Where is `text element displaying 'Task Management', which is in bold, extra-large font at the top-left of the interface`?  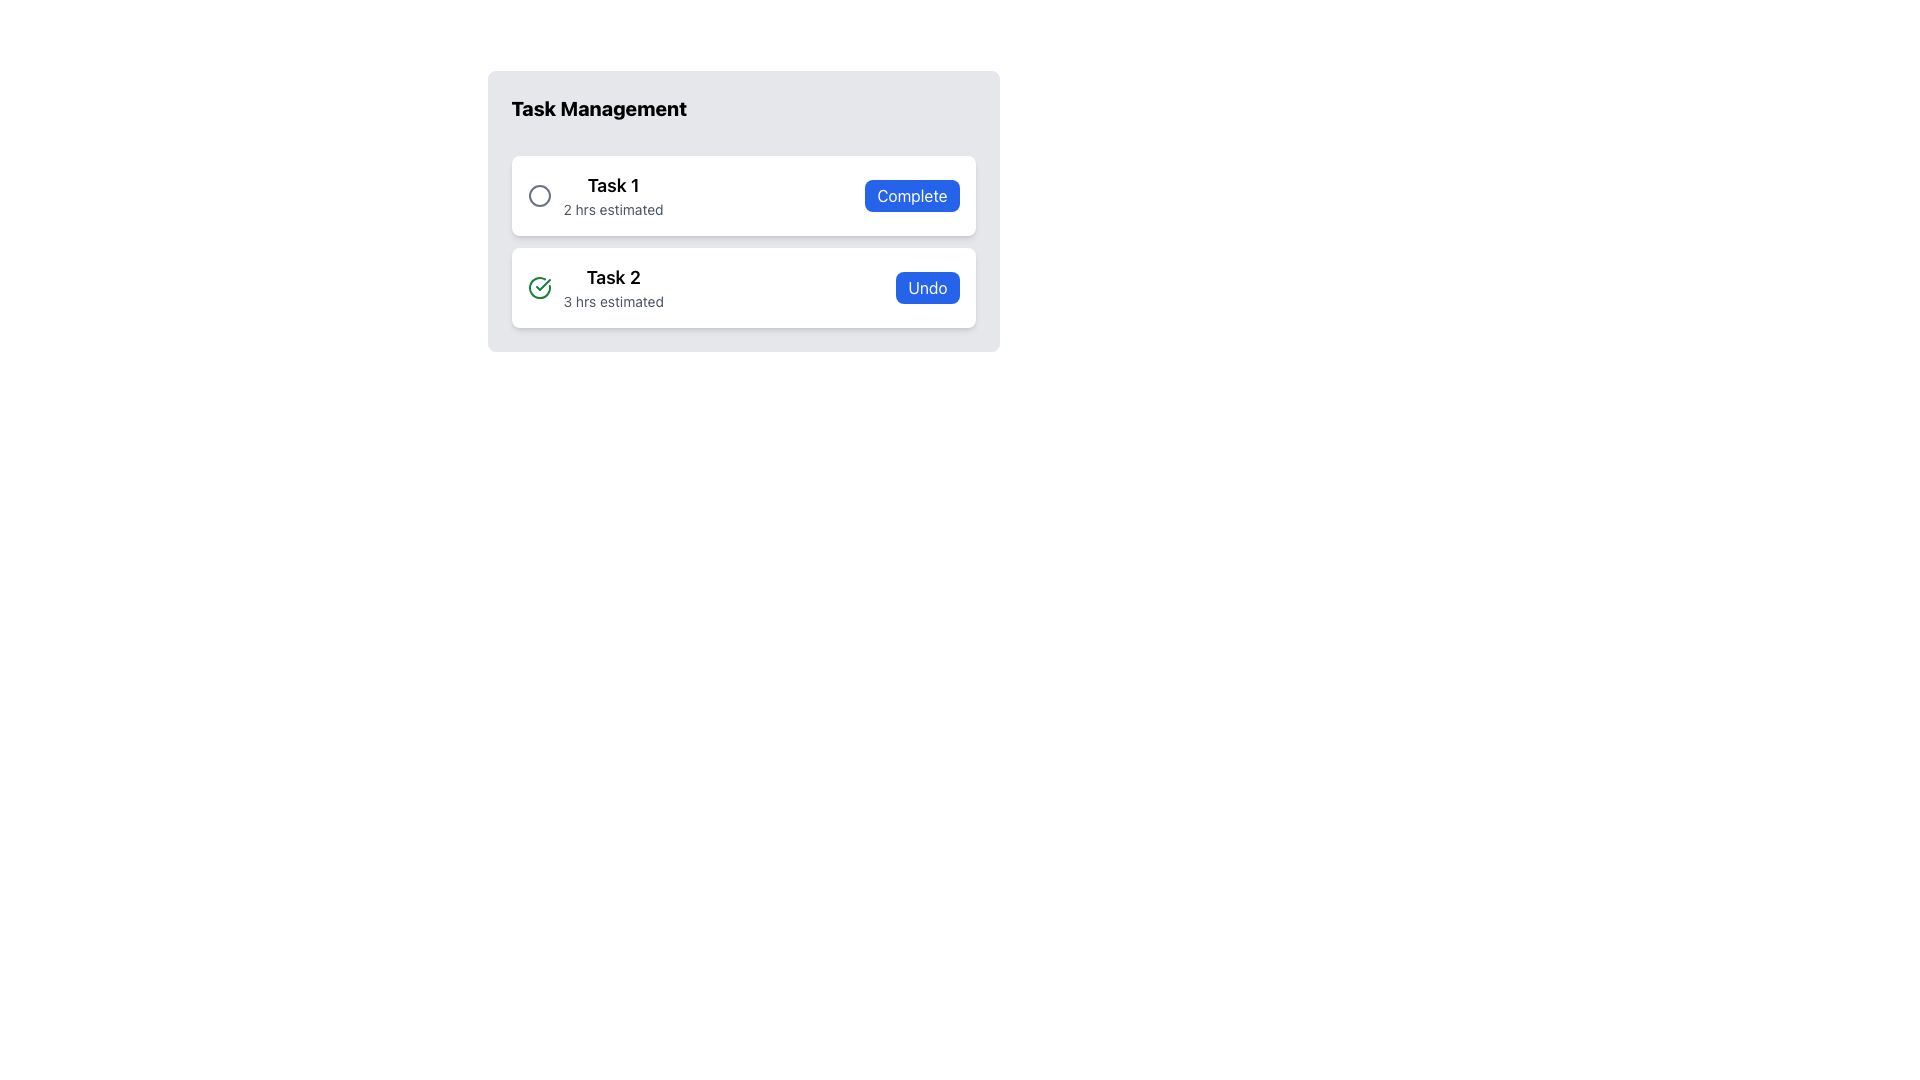
text element displaying 'Task Management', which is in bold, extra-large font at the top-left of the interface is located at coordinates (598, 108).